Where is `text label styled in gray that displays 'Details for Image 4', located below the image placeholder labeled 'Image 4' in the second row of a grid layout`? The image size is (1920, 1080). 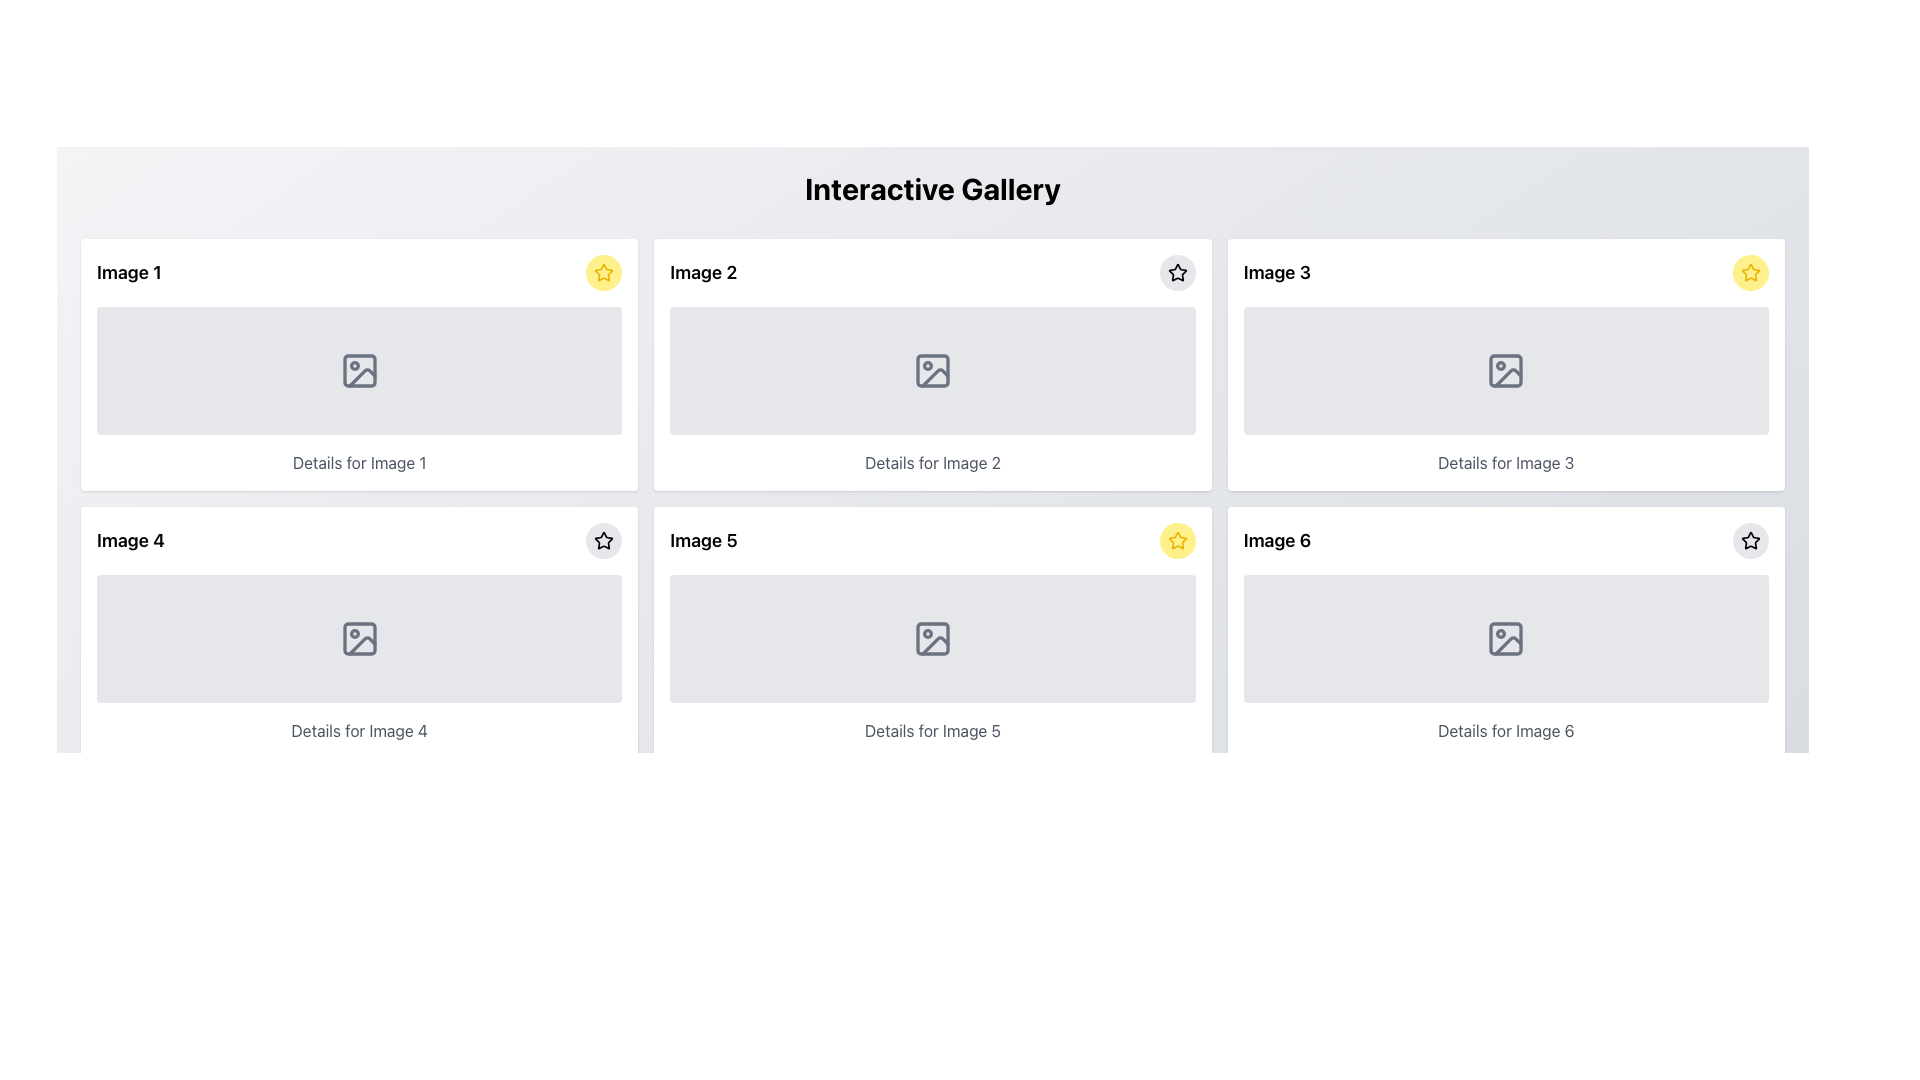 text label styled in gray that displays 'Details for Image 4', located below the image placeholder labeled 'Image 4' in the second row of a grid layout is located at coordinates (359, 731).